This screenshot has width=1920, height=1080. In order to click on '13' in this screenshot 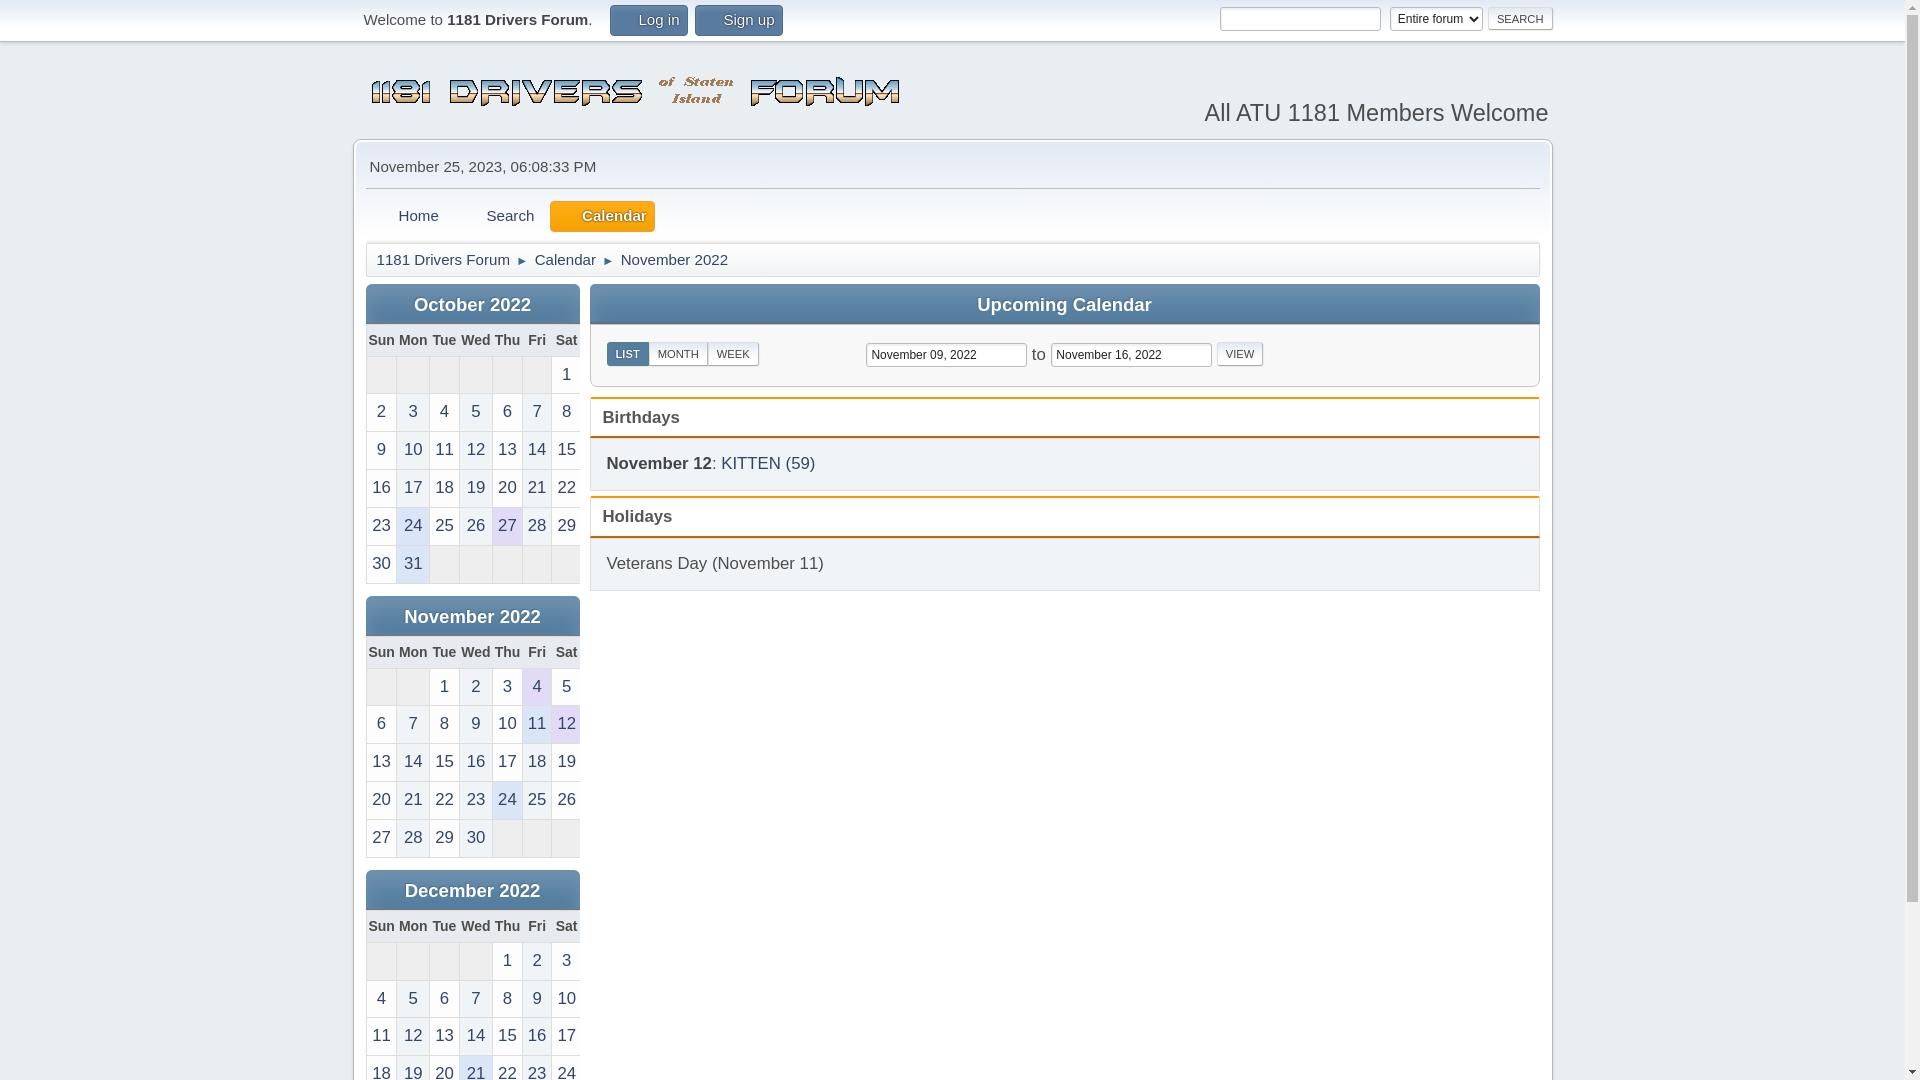, I will do `click(365, 762)`.